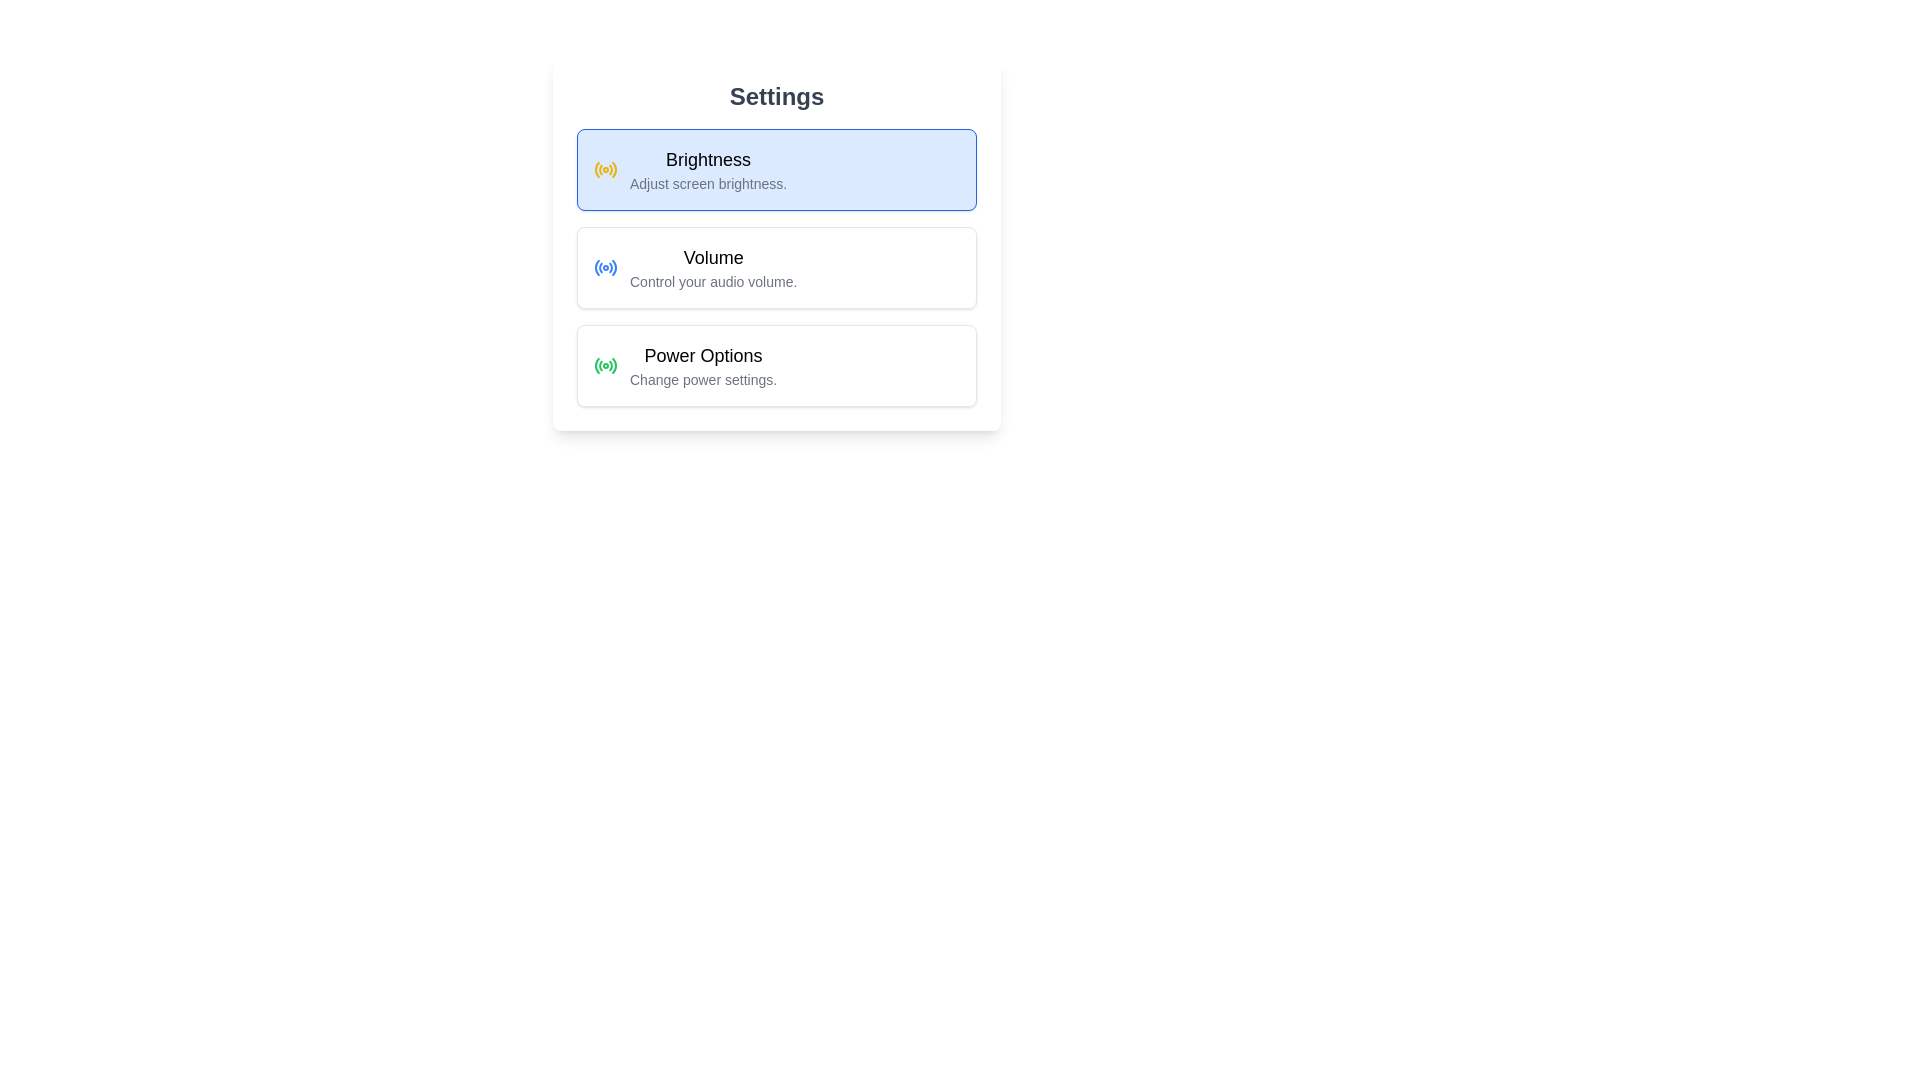  Describe the element at coordinates (713, 257) in the screenshot. I see `header or title text for the audio volume control section, which is located in the second section of a vertical list and is centered above the description text 'Control your audio volume.'` at that location.